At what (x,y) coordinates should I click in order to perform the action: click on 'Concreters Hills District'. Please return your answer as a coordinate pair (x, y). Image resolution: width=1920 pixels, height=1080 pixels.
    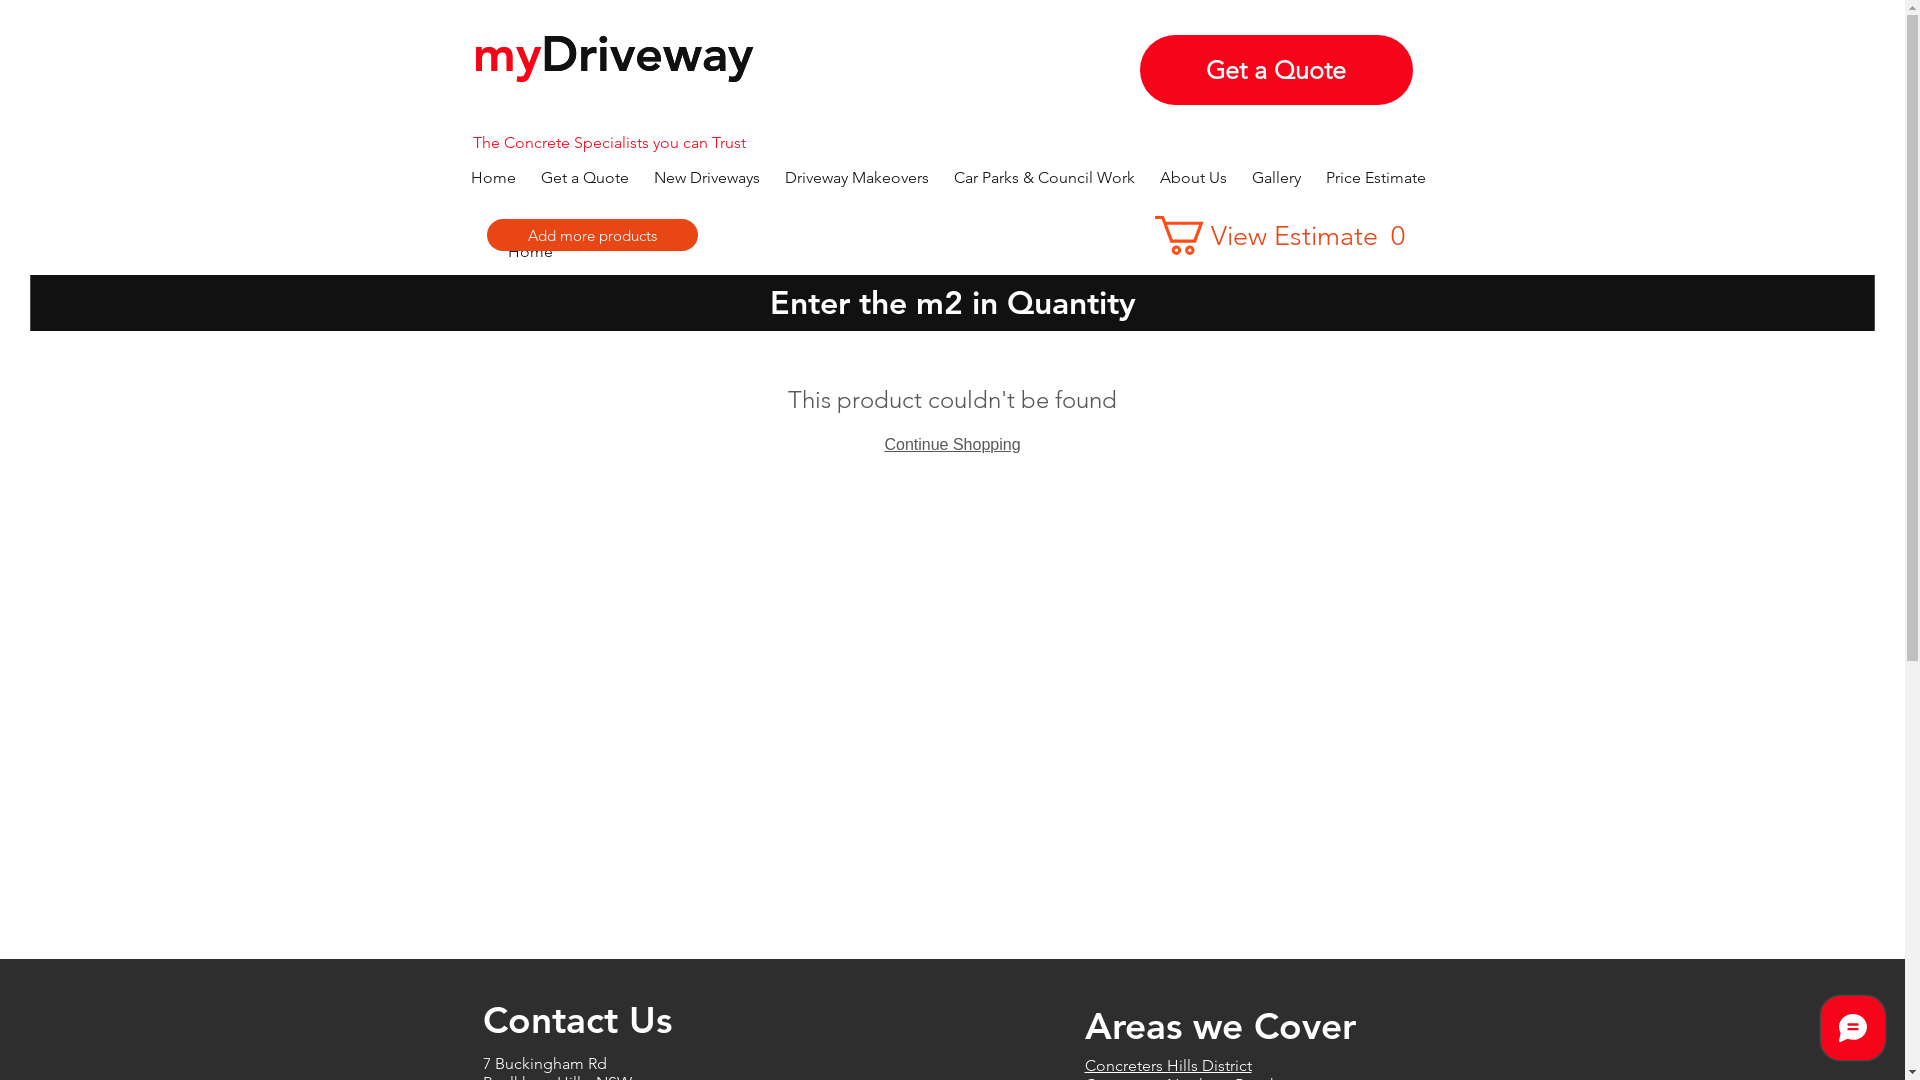
    Looking at the image, I should click on (1167, 1064).